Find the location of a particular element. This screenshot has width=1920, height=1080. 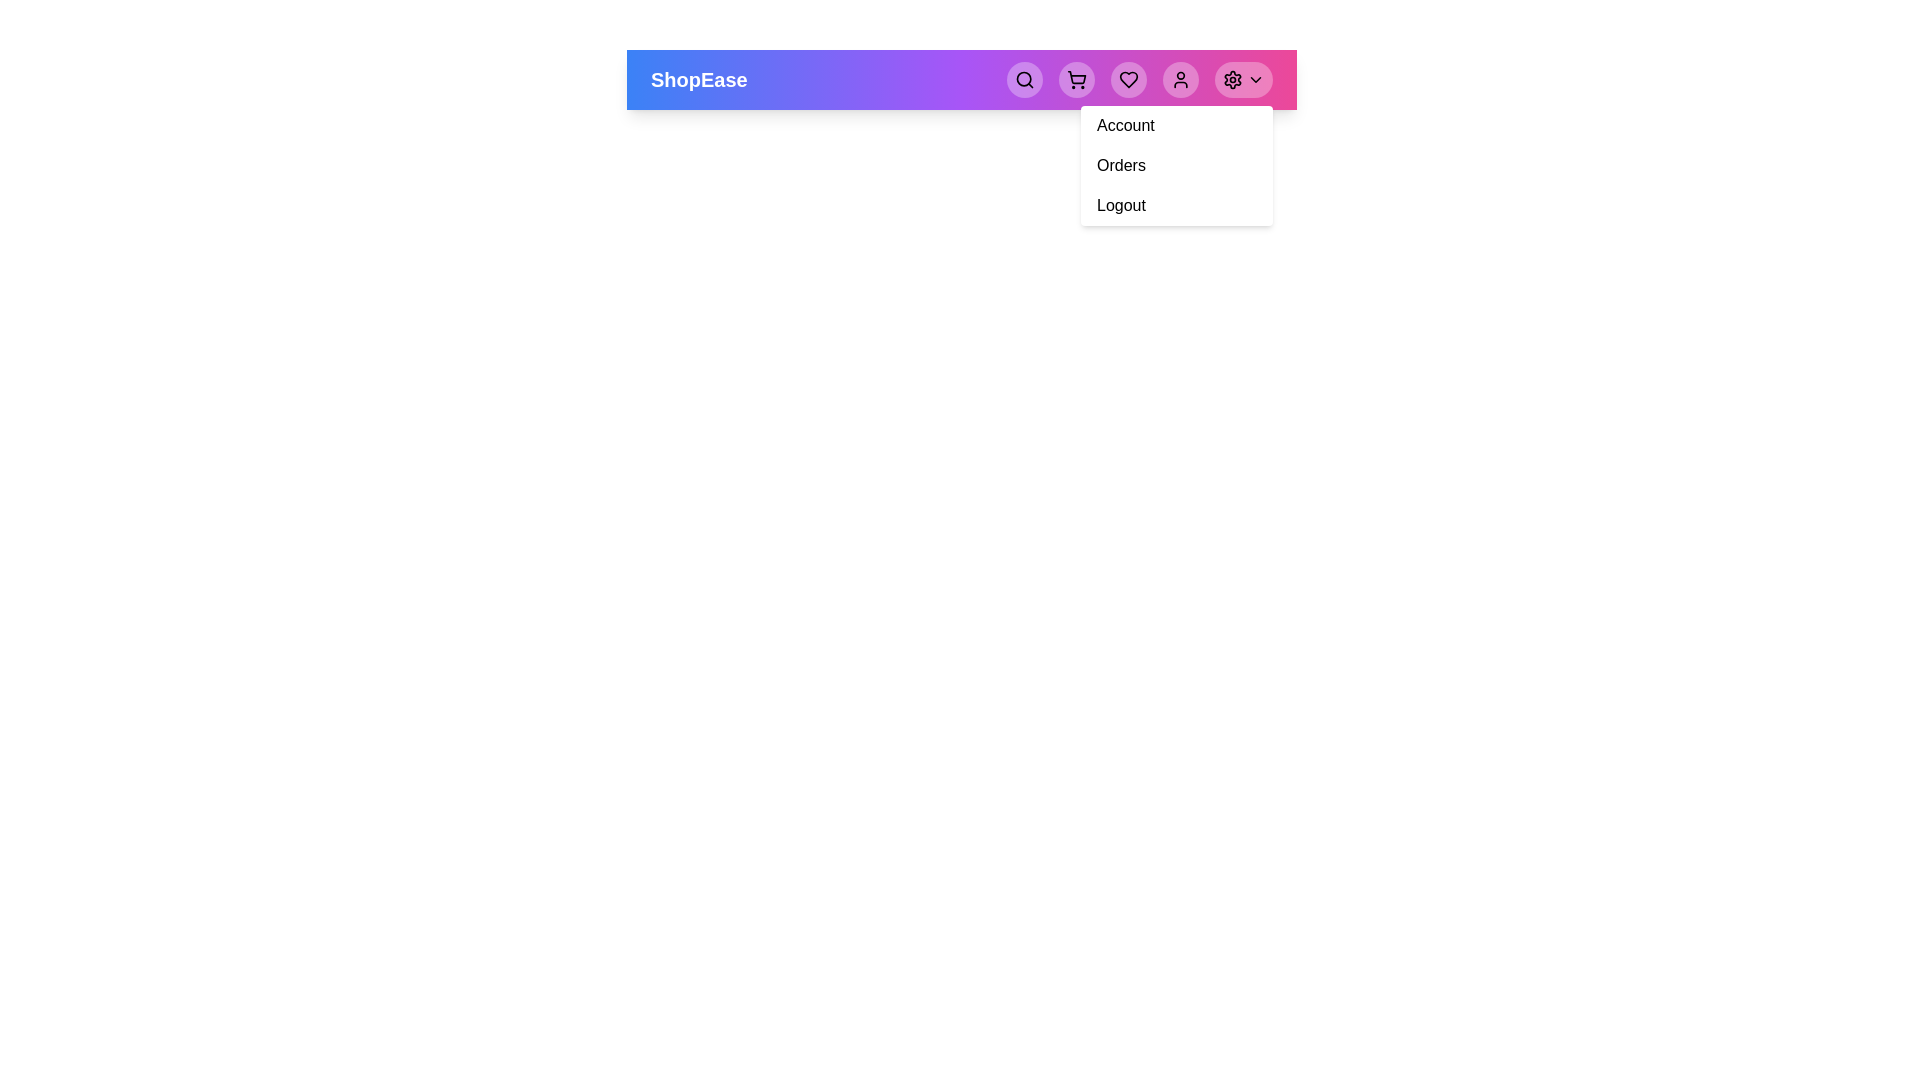

heart button is located at coordinates (1128, 79).